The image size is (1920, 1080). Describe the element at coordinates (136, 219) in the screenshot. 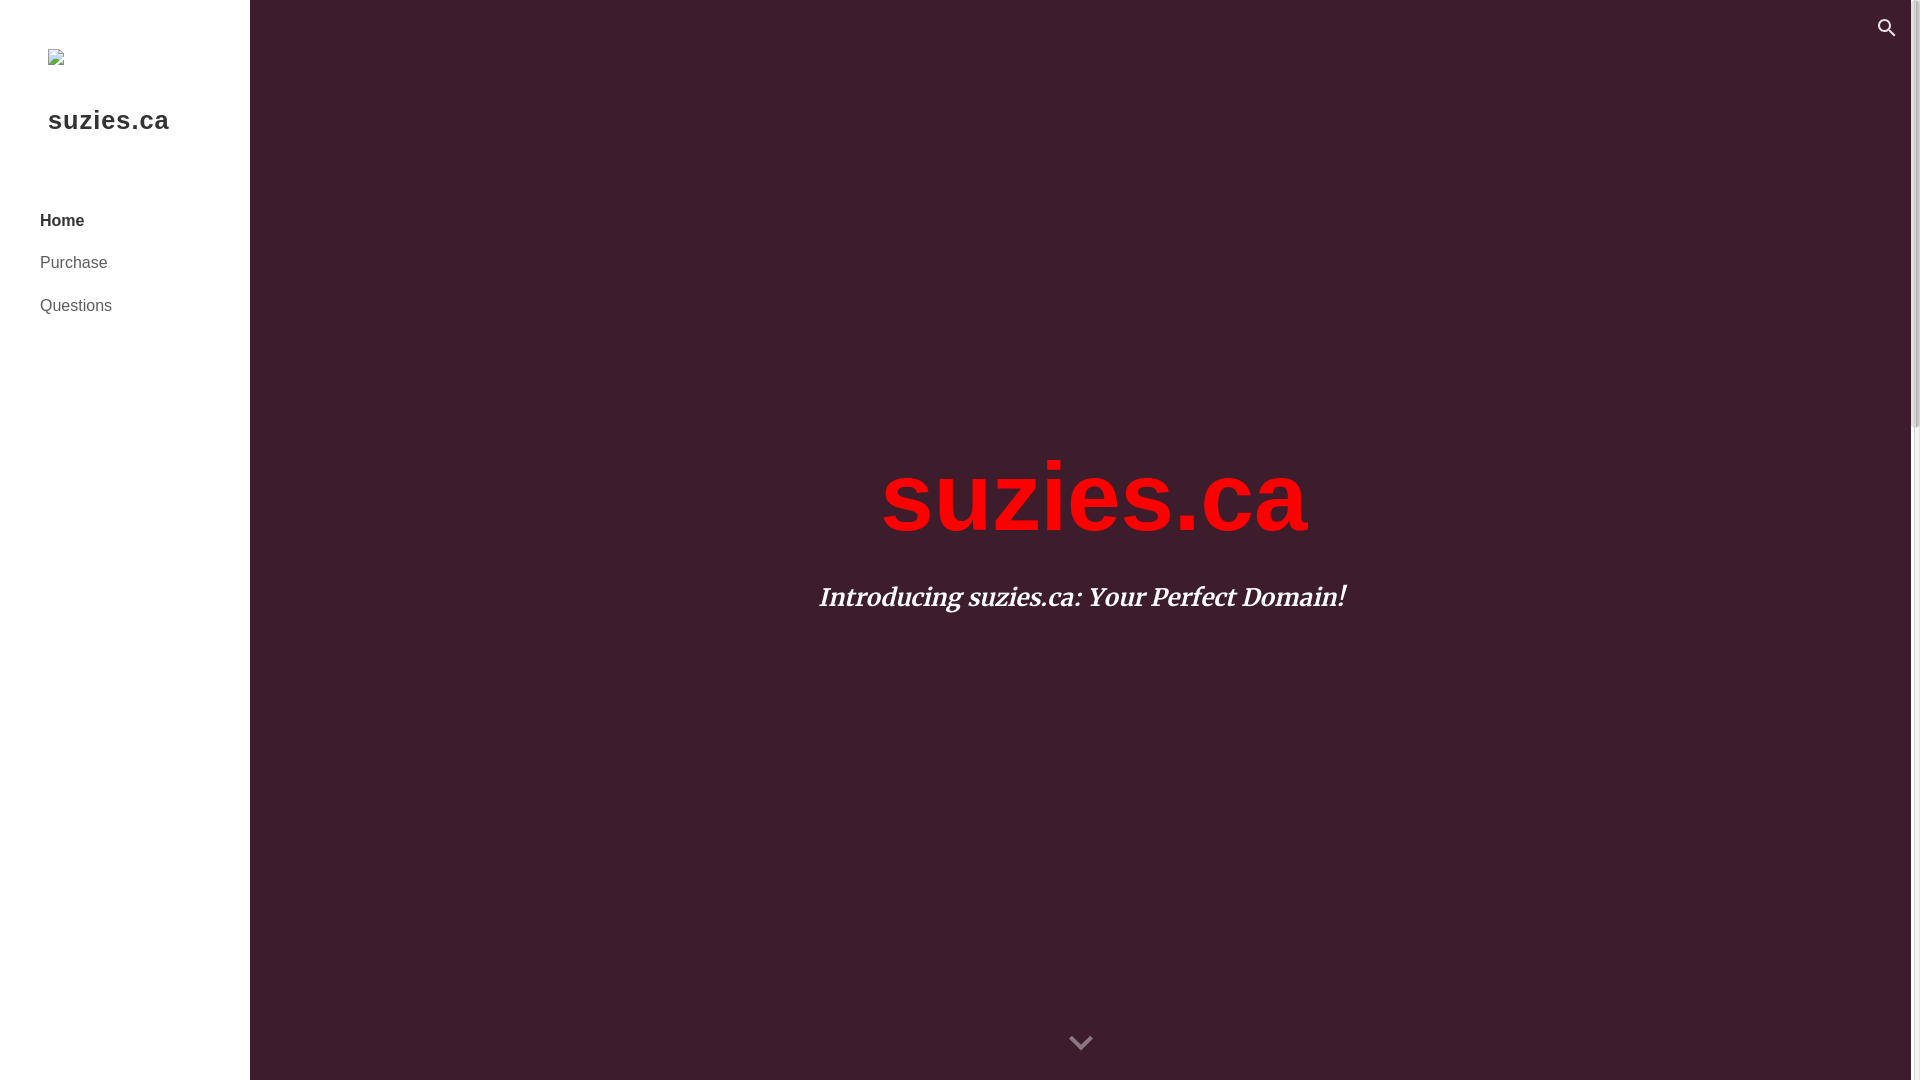

I see `'Home'` at that location.